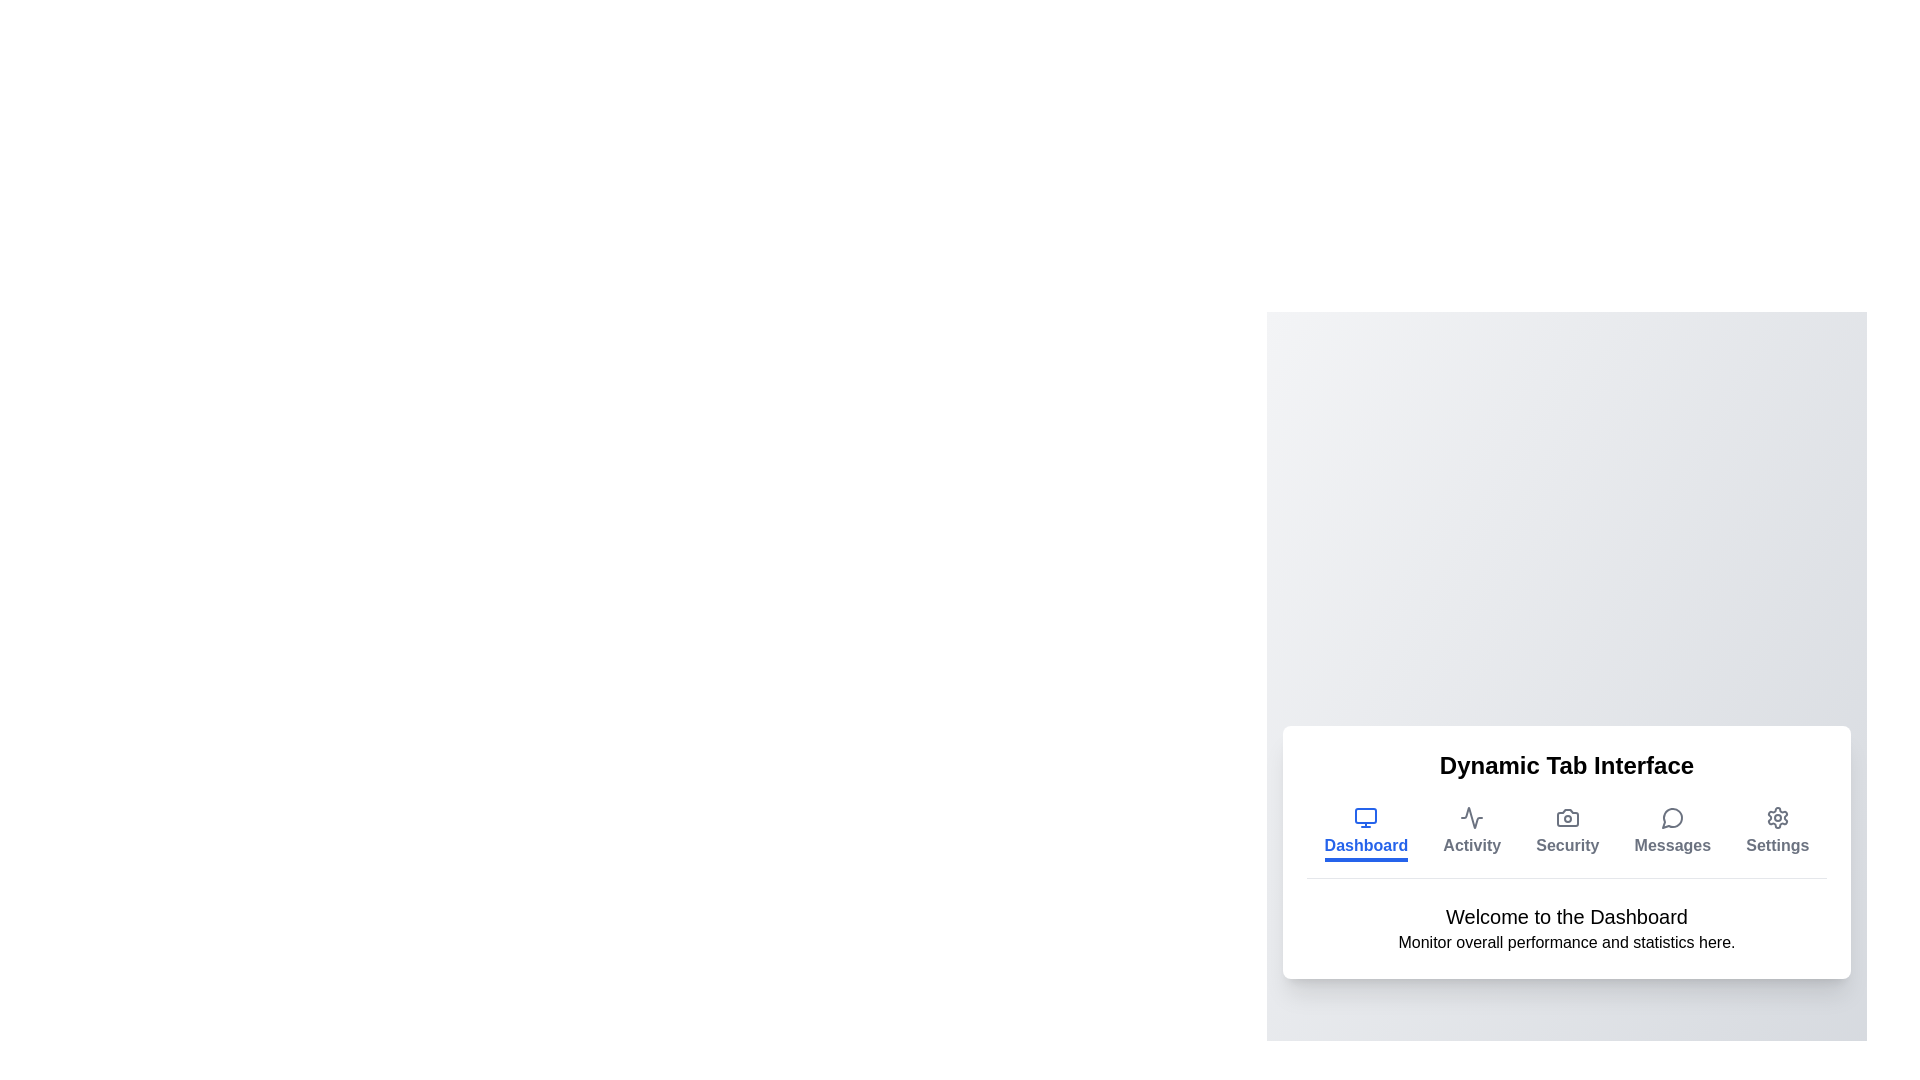 This screenshot has width=1920, height=1080. Describe the element at coordinates (1565, 928) in the screenshot. I see `the text block displaying 'Welcome to the Dashboard' and 'Monitor overall performance and statistics here.' positioned at the bottom of the card component` at that location.